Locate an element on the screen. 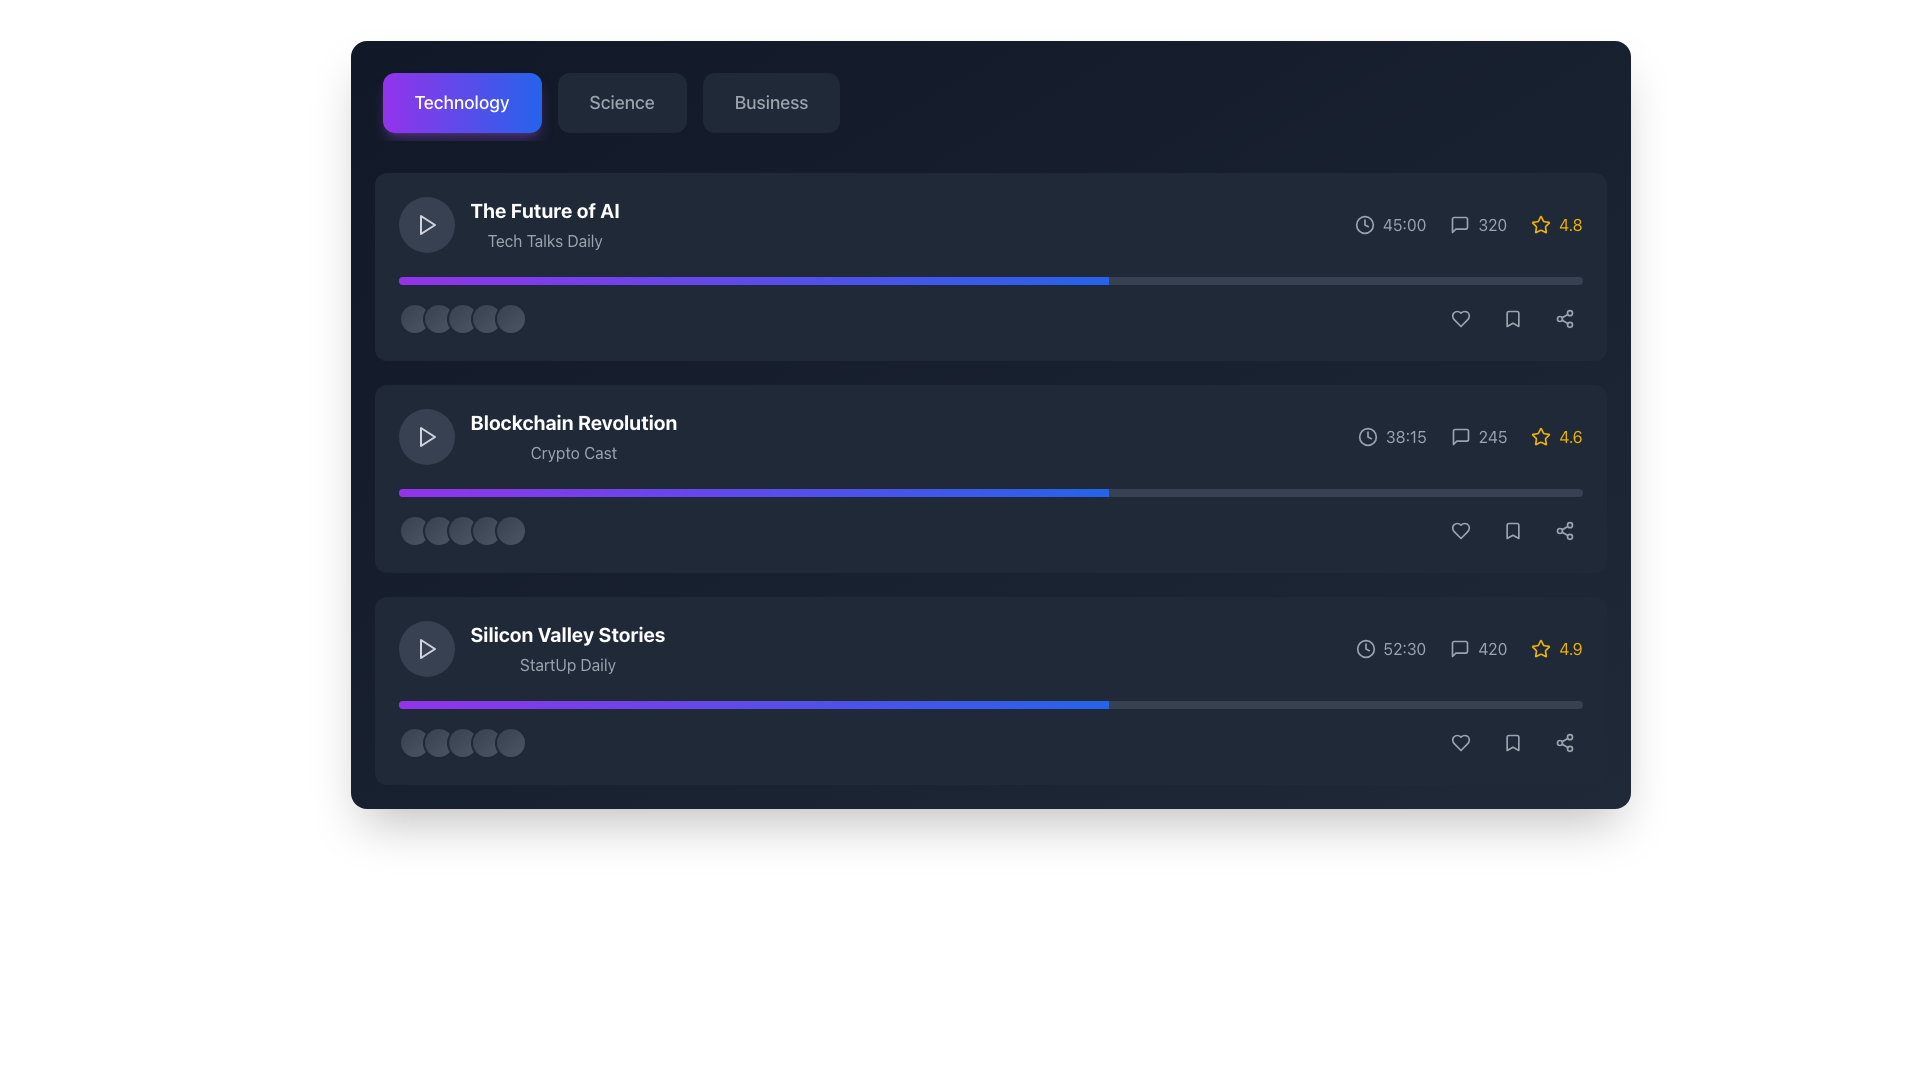  the information provided by the text label displaying '245' in medium gray font, located in the 'Blockchain Revolution' row adjacent to its associated icon is located at coordinates (1492, 435).